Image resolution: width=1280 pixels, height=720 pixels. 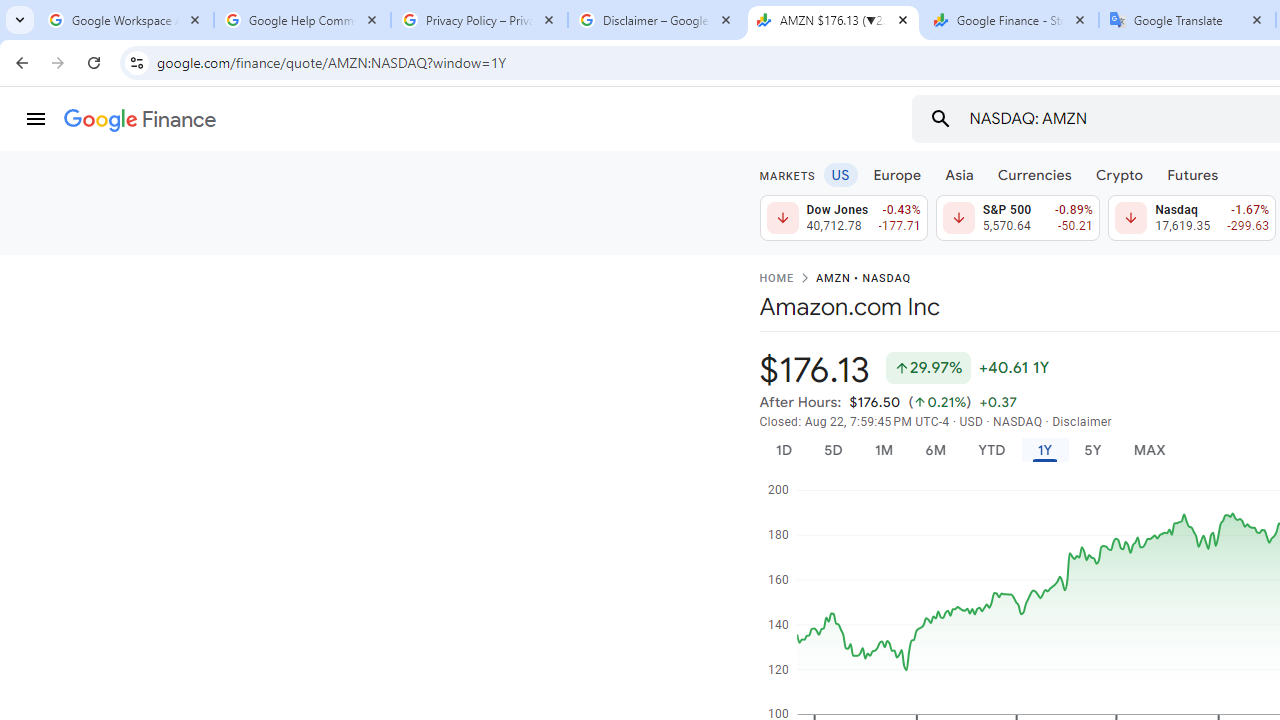 I want to click on 'YTD', so click(x=991, y=450).